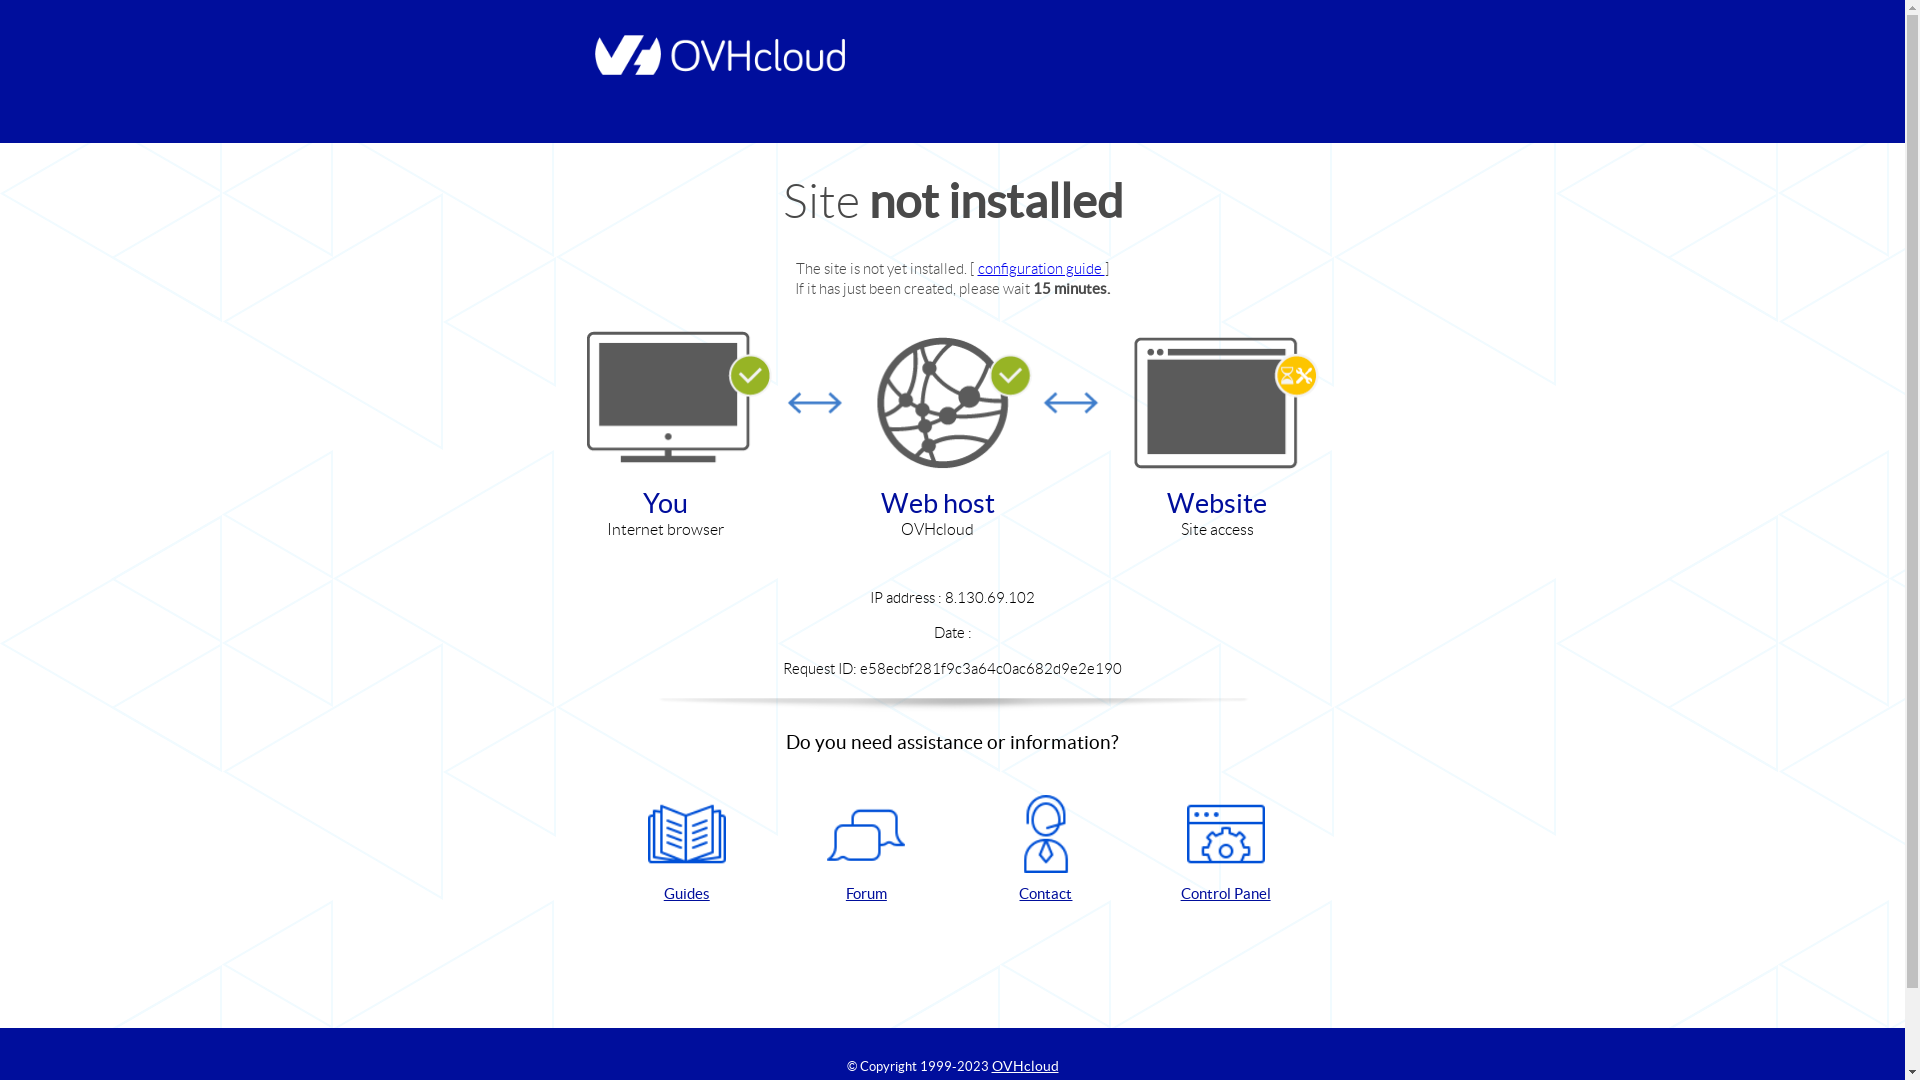 The height and width of the screenshot is (1080, 1920). What do you see at coordinates (1025, 1064) in the screenshot?
I see `'OVHcloud'` at bounding box center [1025, 1064].